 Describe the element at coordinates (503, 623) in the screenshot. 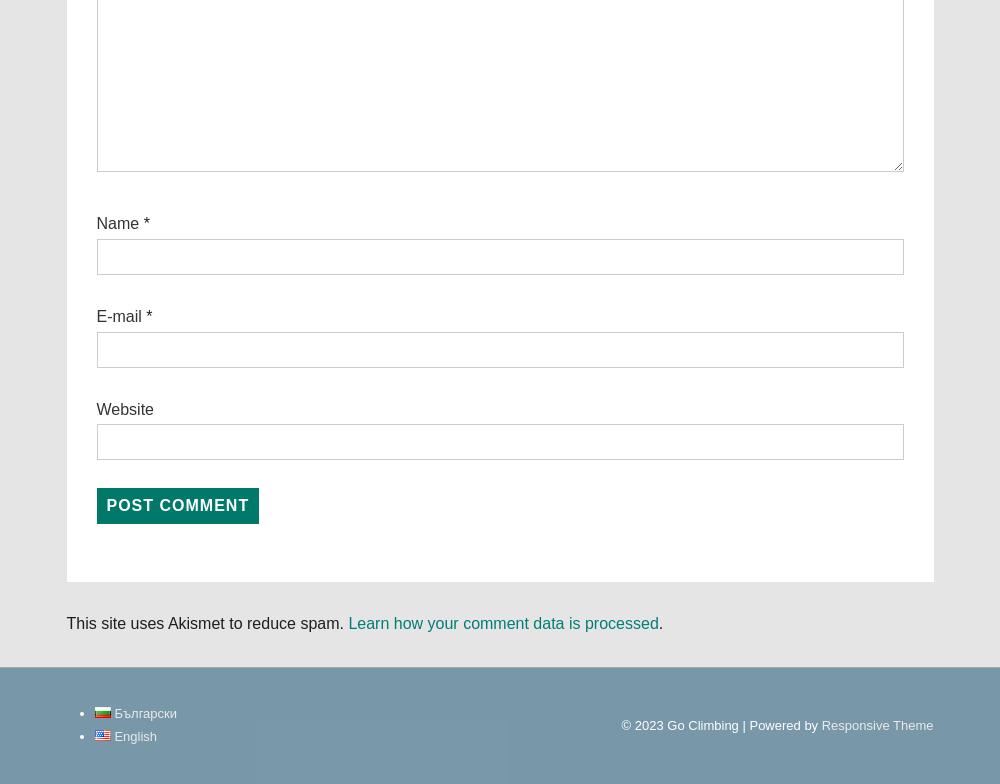

I see `'Learn how your comment data is processed'` at that location.